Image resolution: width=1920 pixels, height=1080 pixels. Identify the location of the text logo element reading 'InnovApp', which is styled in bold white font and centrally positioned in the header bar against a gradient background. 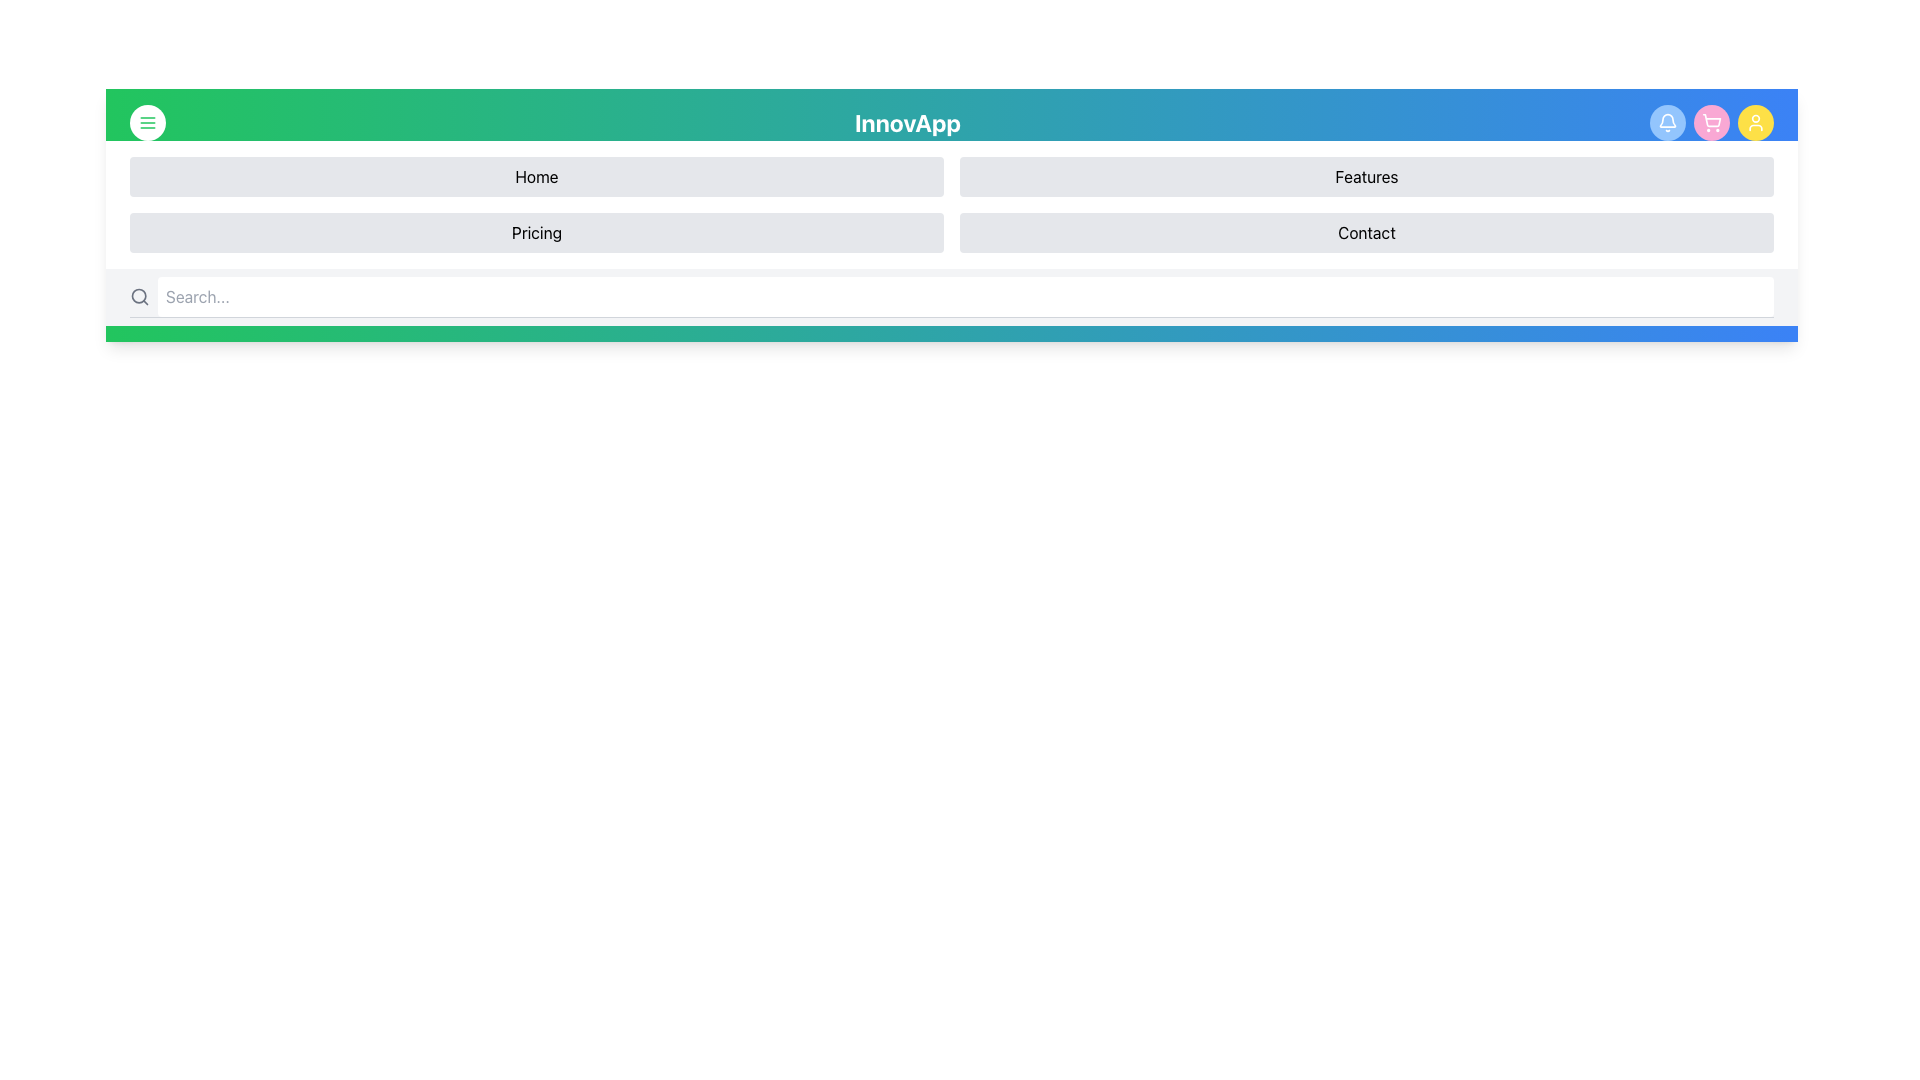
(950, 123).